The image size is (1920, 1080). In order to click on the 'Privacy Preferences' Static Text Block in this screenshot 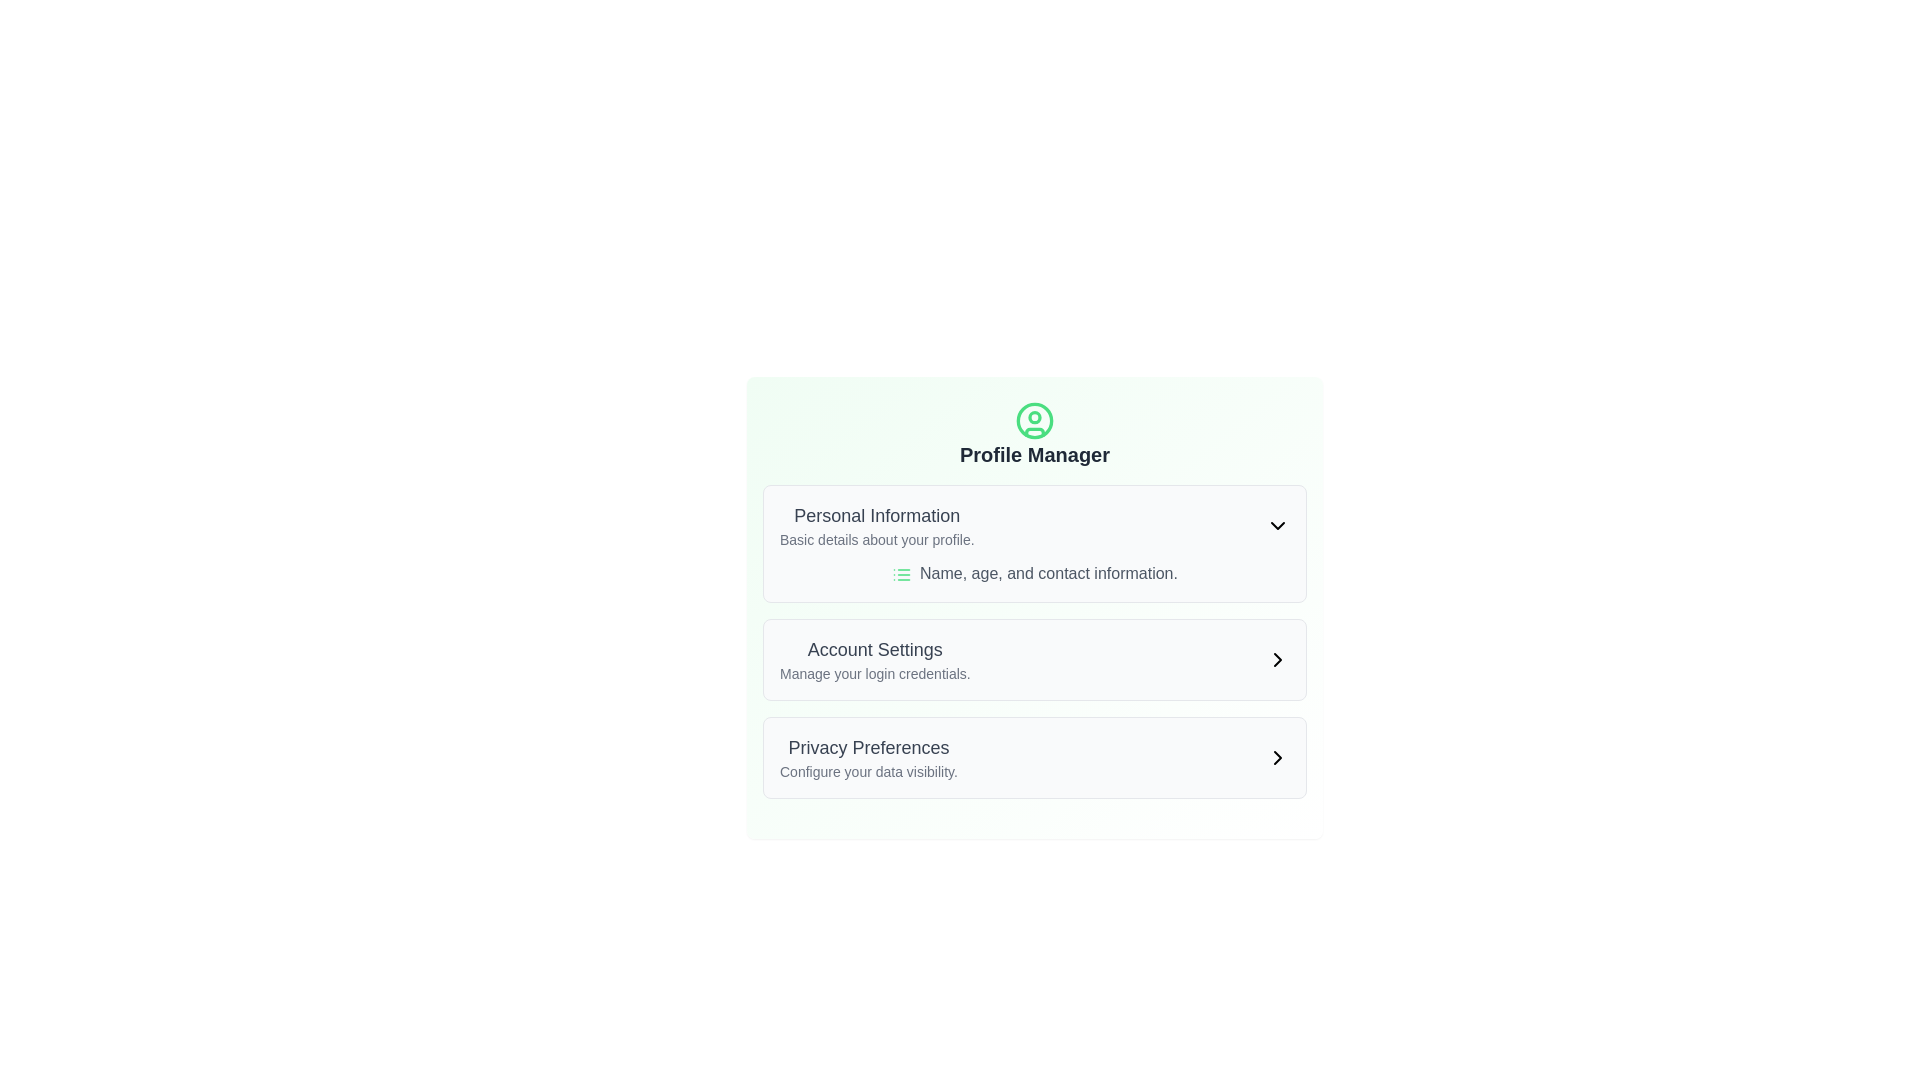, I will do `click(868, 758)`.